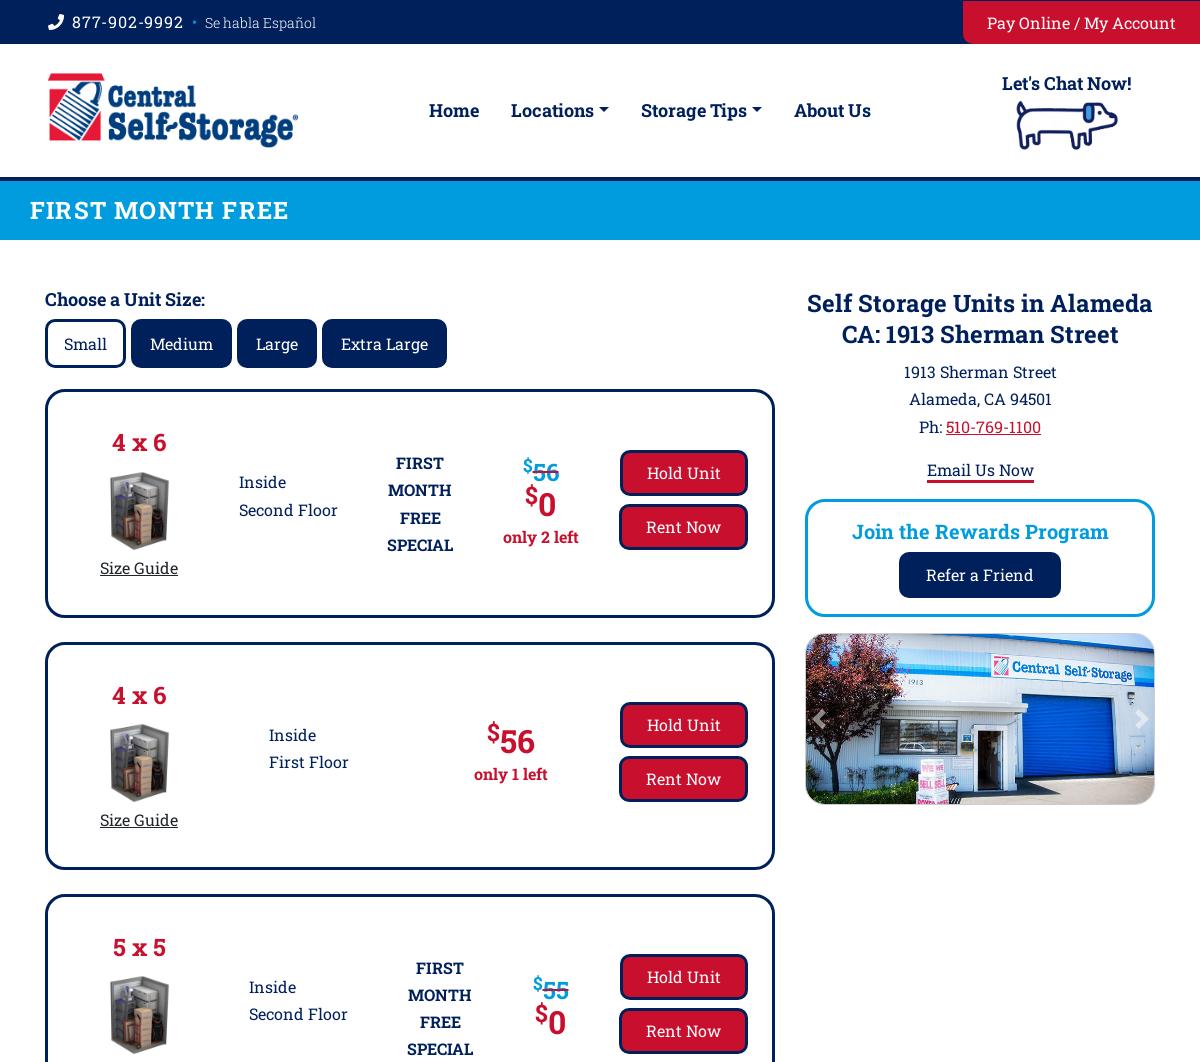 This screenshot has height=1062, width=1200. What do you see at coordinates (693, 108) in the screenshot?
I see `'Storage Tips'` at bounding box center [693, 108].